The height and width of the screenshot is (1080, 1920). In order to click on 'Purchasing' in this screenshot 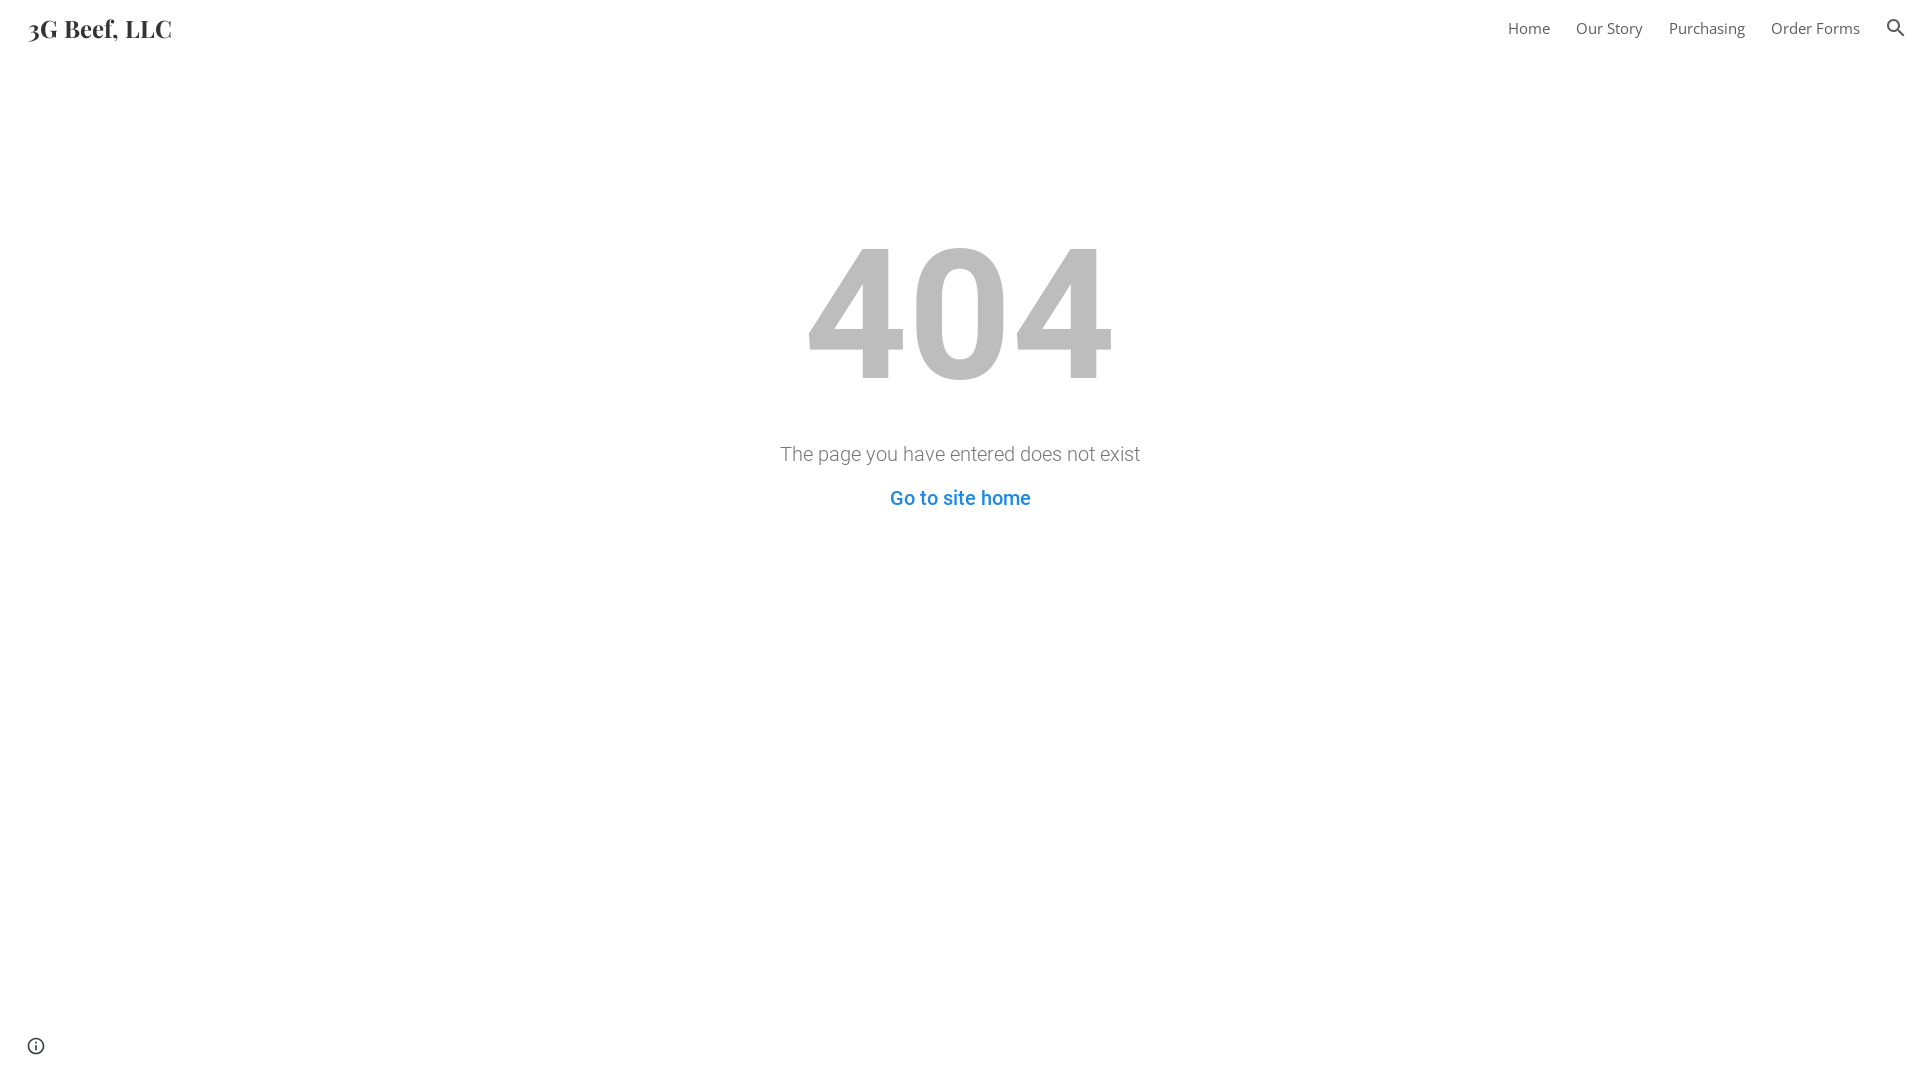, I will do `click(1706, 27)`.